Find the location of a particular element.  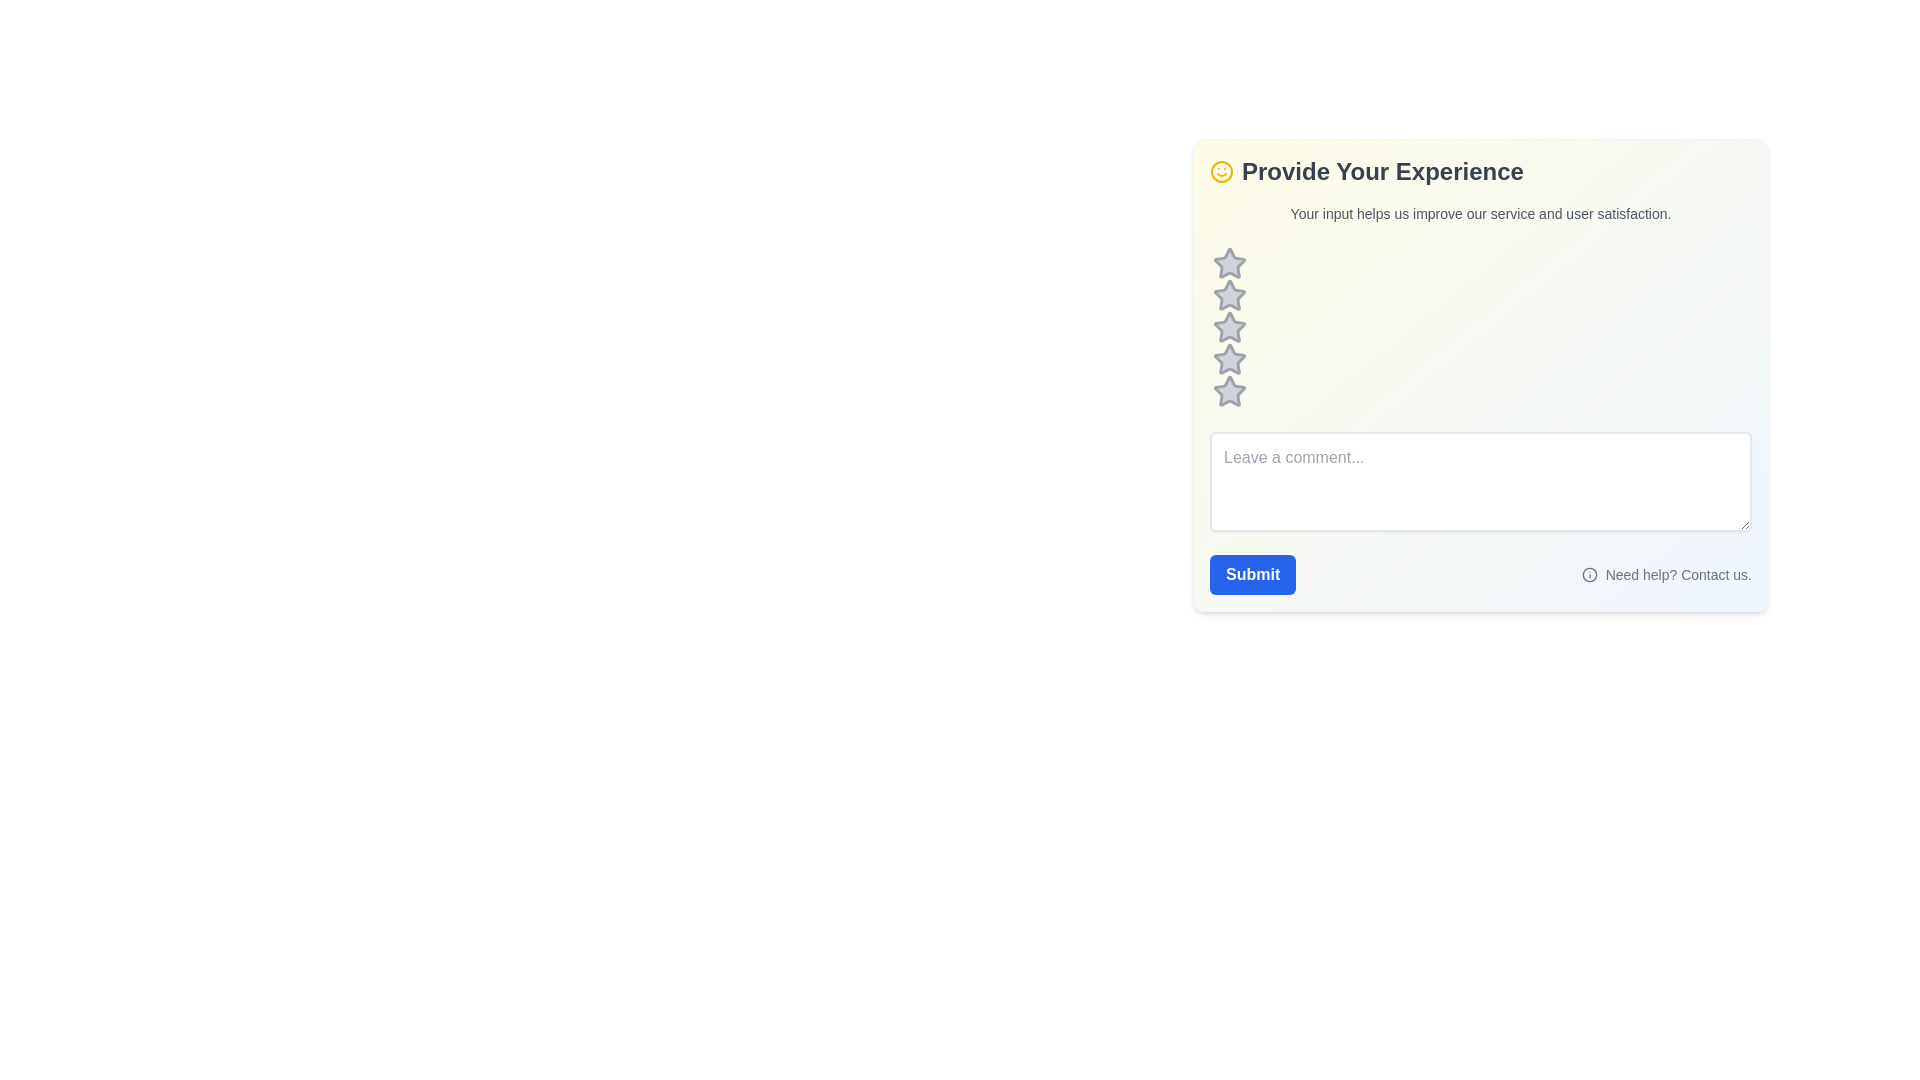

the decorative icon positioned to the left of the 'Provide Your Experience' text at the top of the feedback form is located at coordinates (1221, 171).